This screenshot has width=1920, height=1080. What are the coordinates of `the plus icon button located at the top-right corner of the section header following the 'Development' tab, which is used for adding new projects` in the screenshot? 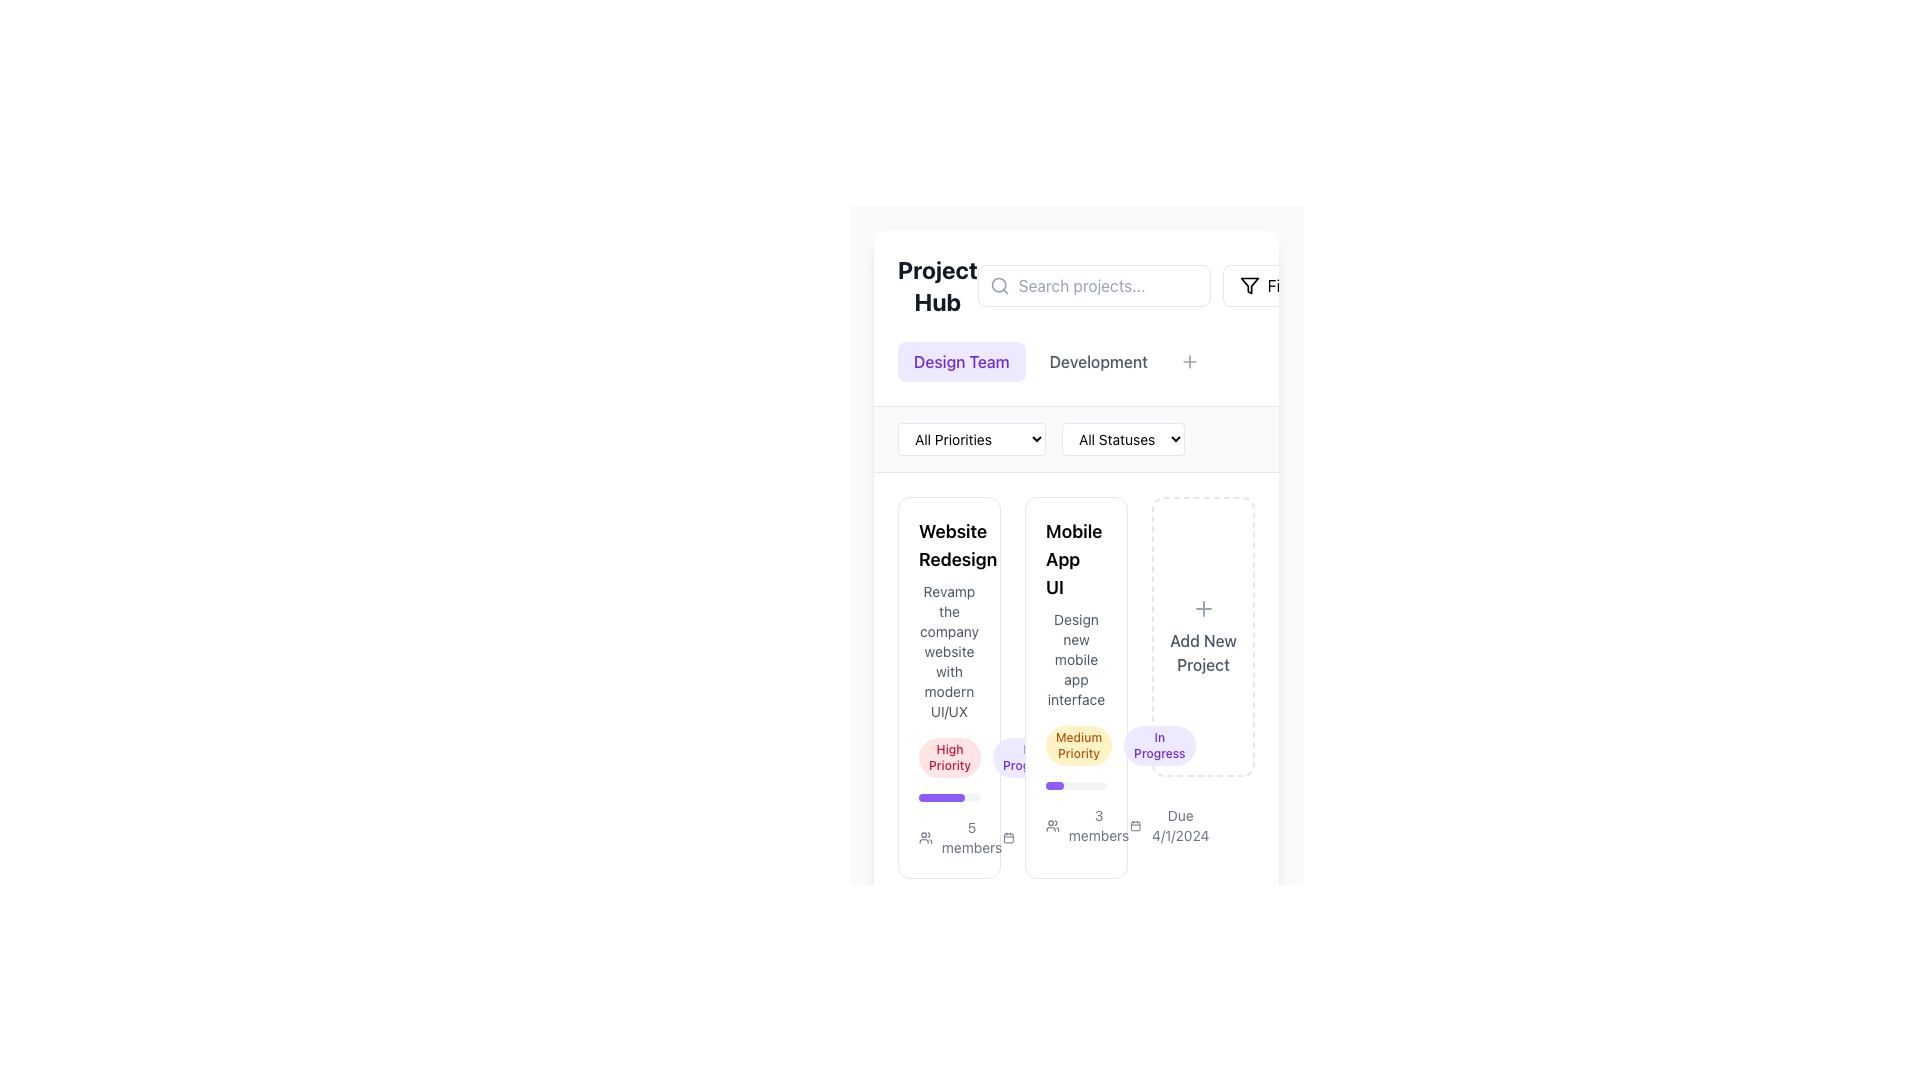 It's located at (1189, 362).